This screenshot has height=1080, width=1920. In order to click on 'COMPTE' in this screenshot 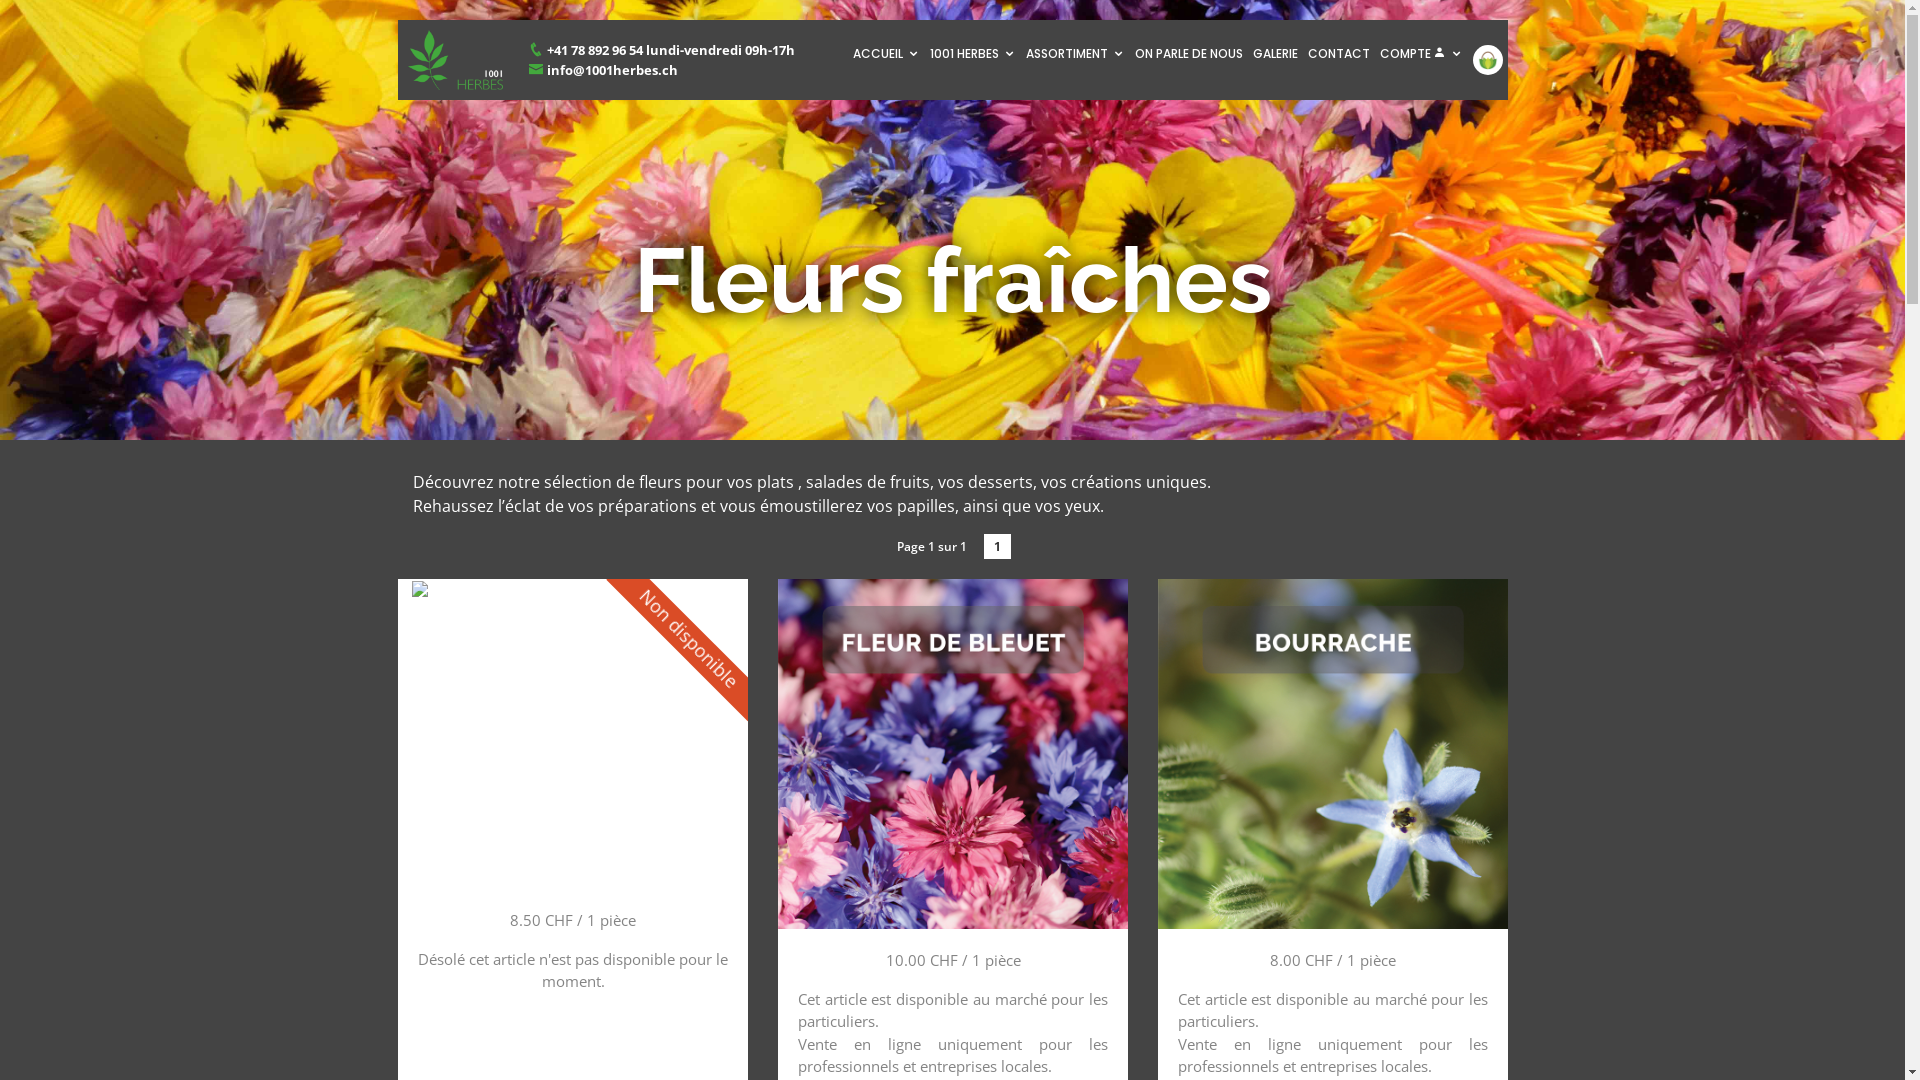, I will do `click(1419, 53)`.